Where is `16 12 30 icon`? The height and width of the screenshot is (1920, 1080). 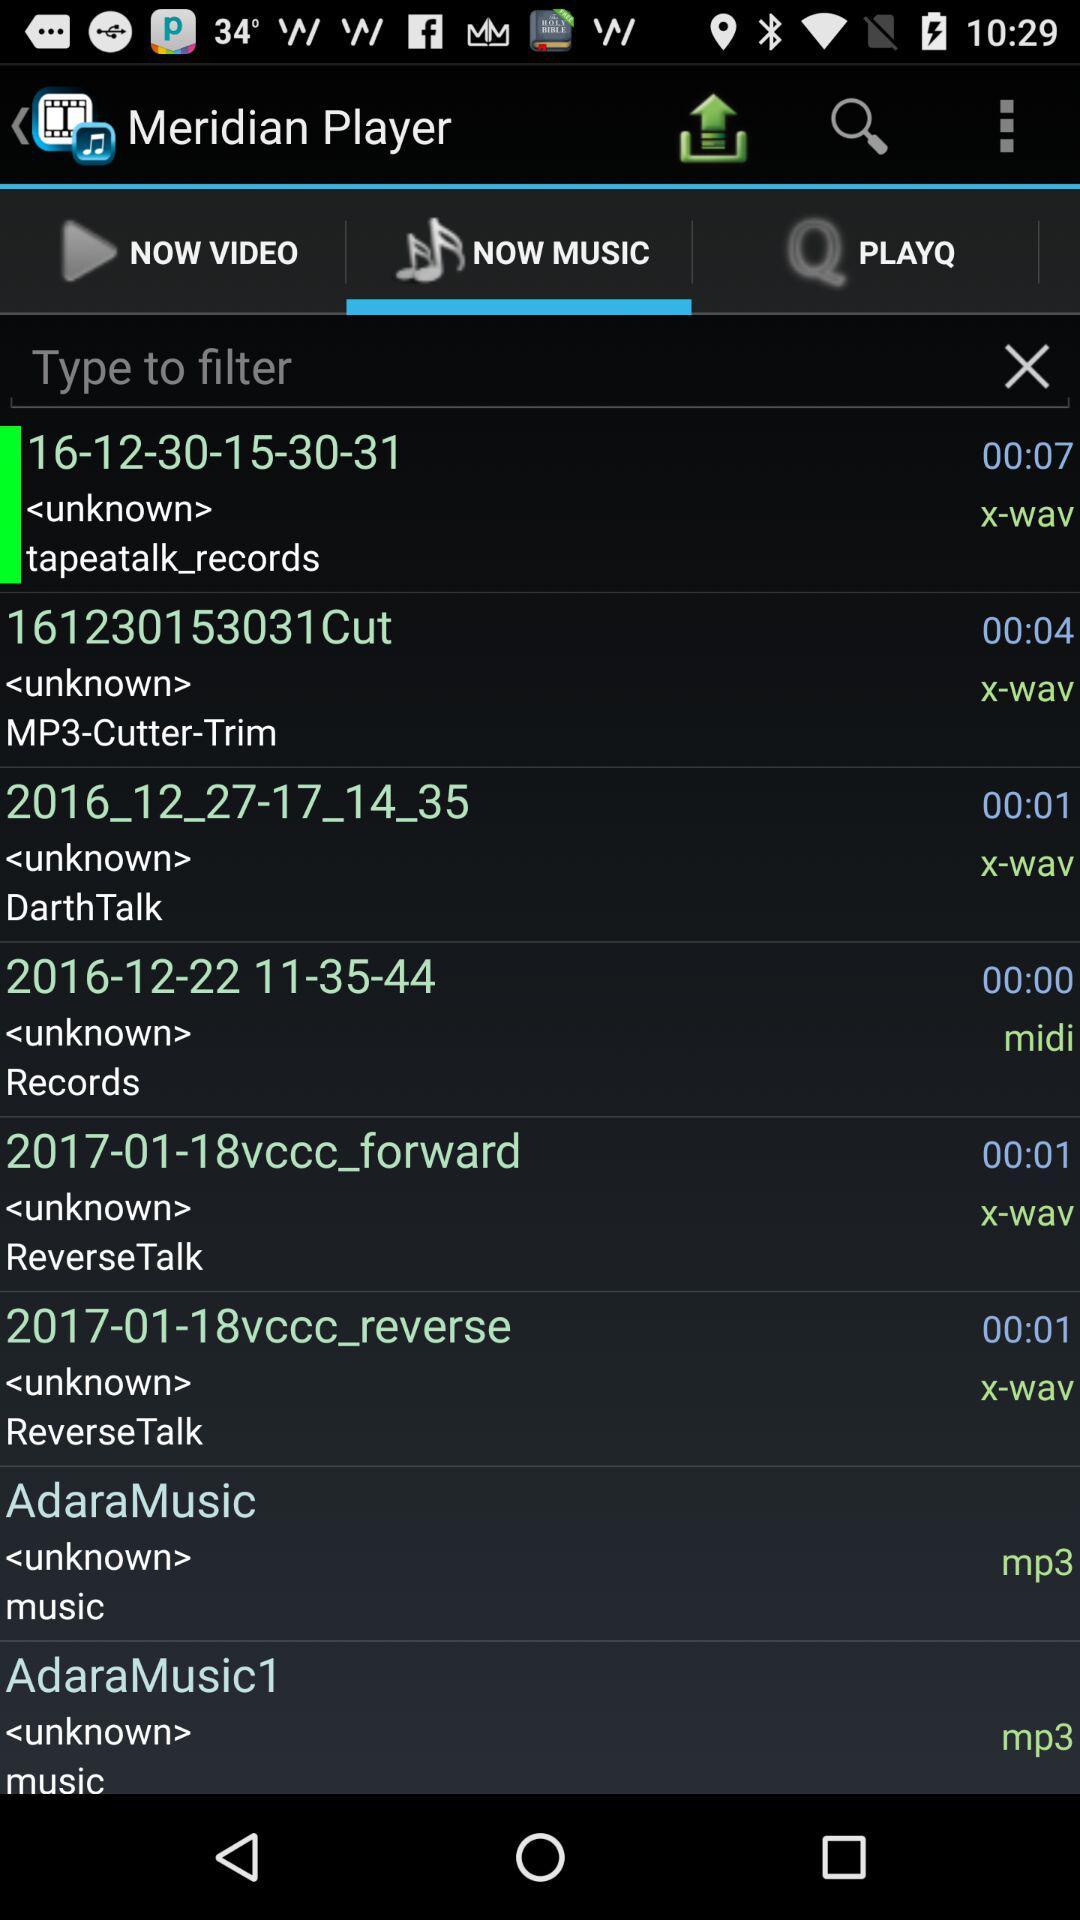
16 12 30 icon is located at coordinates (497, 449).